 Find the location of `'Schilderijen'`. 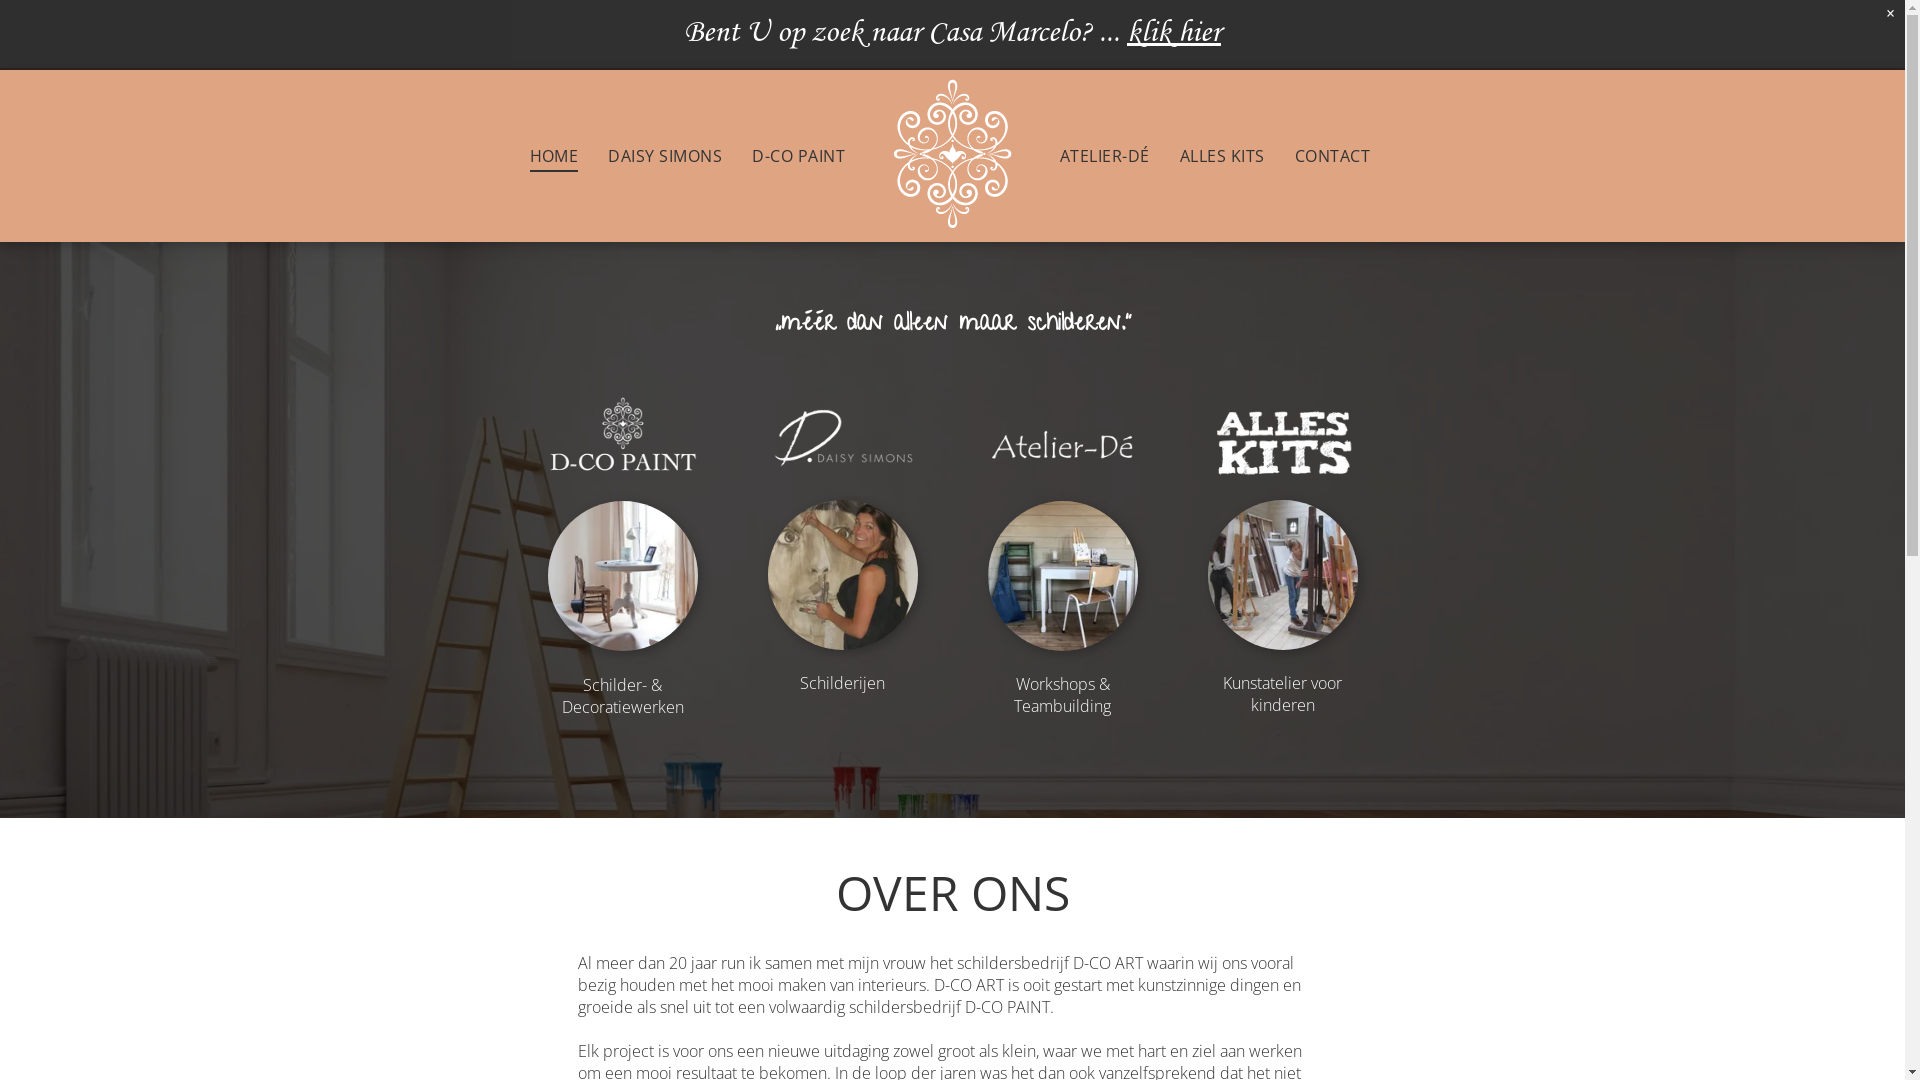

'Schilderijen' is located at coordinates (800, 681).